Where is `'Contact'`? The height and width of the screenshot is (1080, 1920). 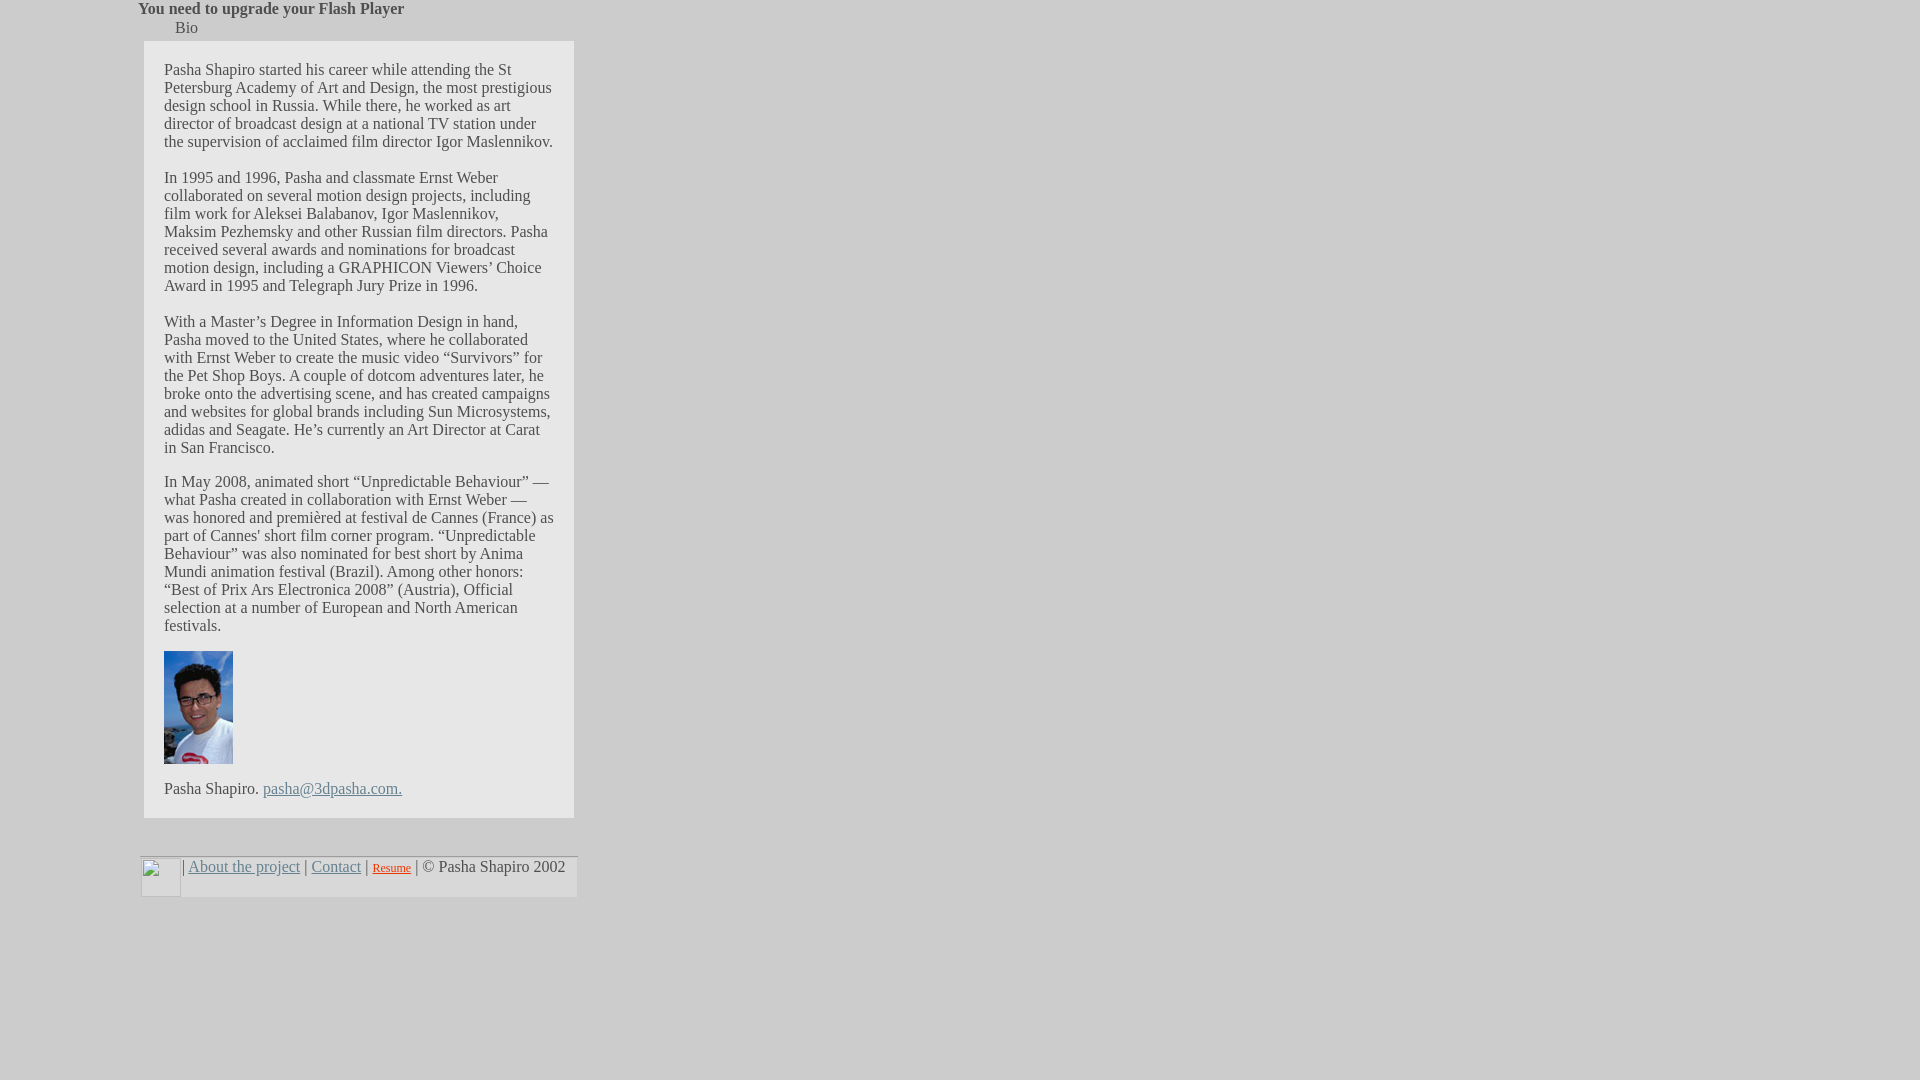
'Contact' is located at coordinates (311, 865).